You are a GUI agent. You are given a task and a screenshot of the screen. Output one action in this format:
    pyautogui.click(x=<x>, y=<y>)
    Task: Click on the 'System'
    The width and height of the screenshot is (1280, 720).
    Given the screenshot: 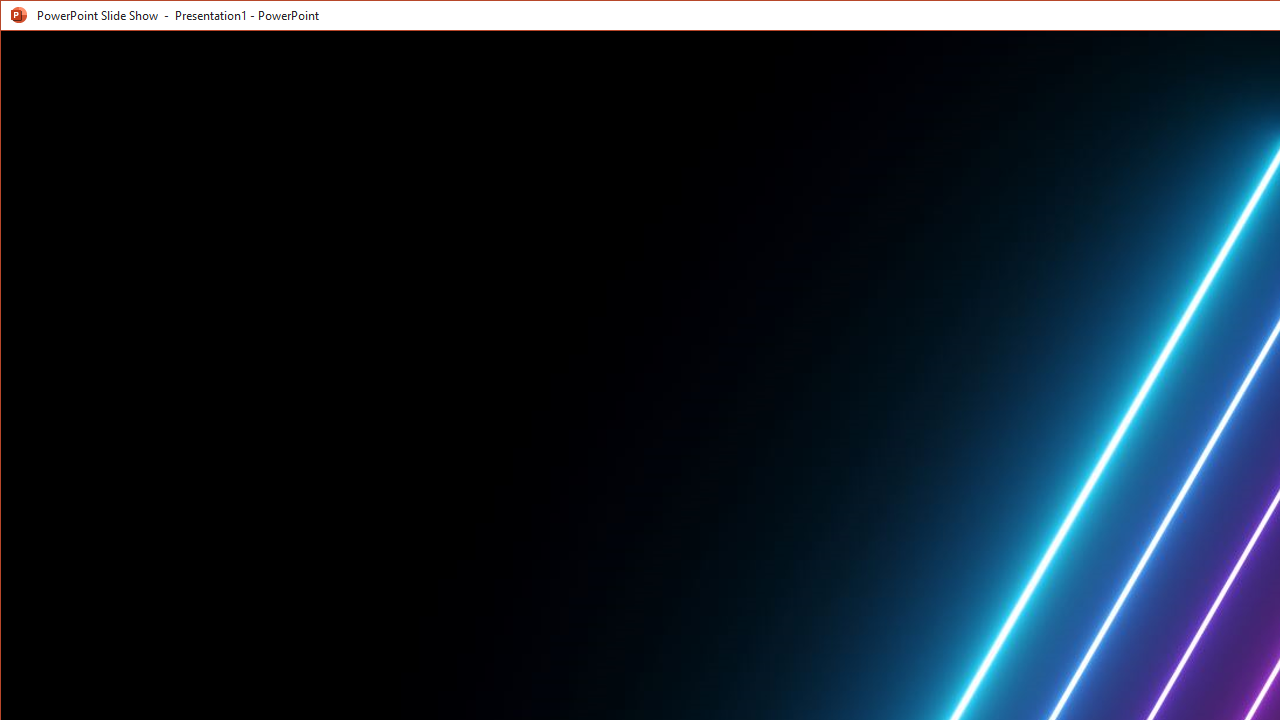 What is the action you would take?
    pyautogui.click(x=18, y=19)
    